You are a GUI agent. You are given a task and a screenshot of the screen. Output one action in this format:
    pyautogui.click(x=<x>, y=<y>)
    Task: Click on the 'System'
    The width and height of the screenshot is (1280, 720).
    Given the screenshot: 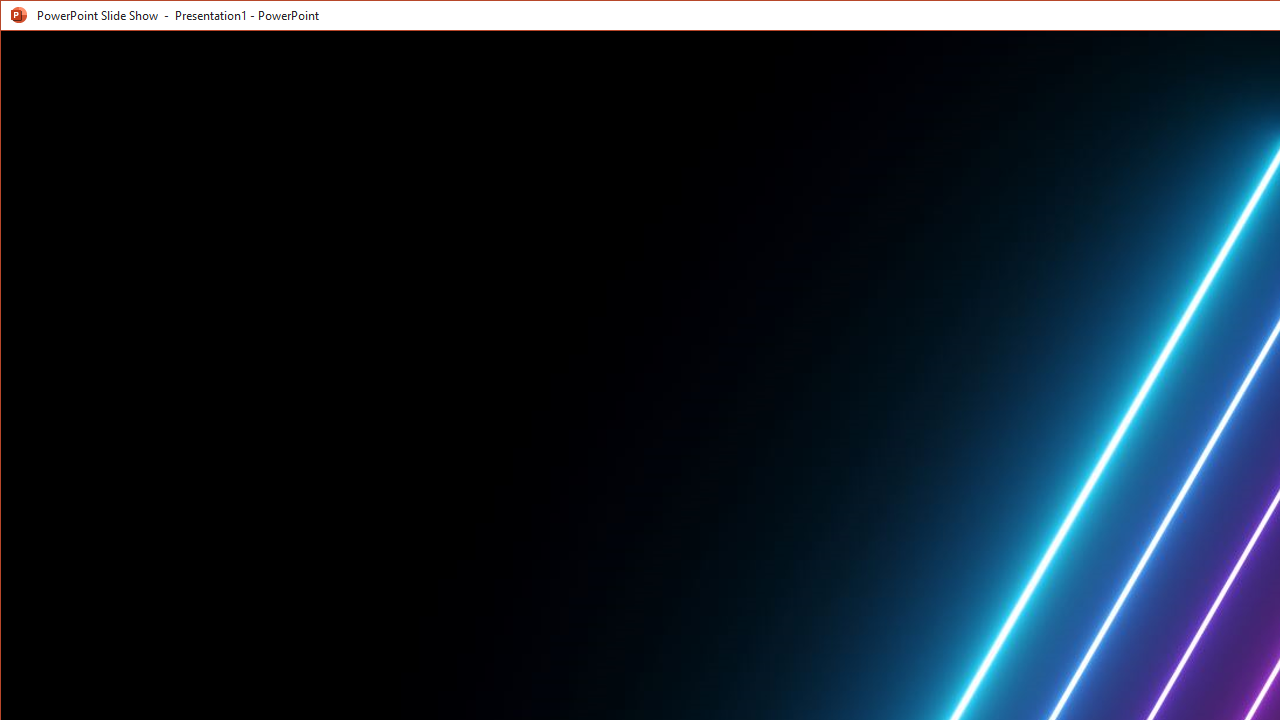 What is the action you would take?
    pyautogui.click(x=18, y=19)
    